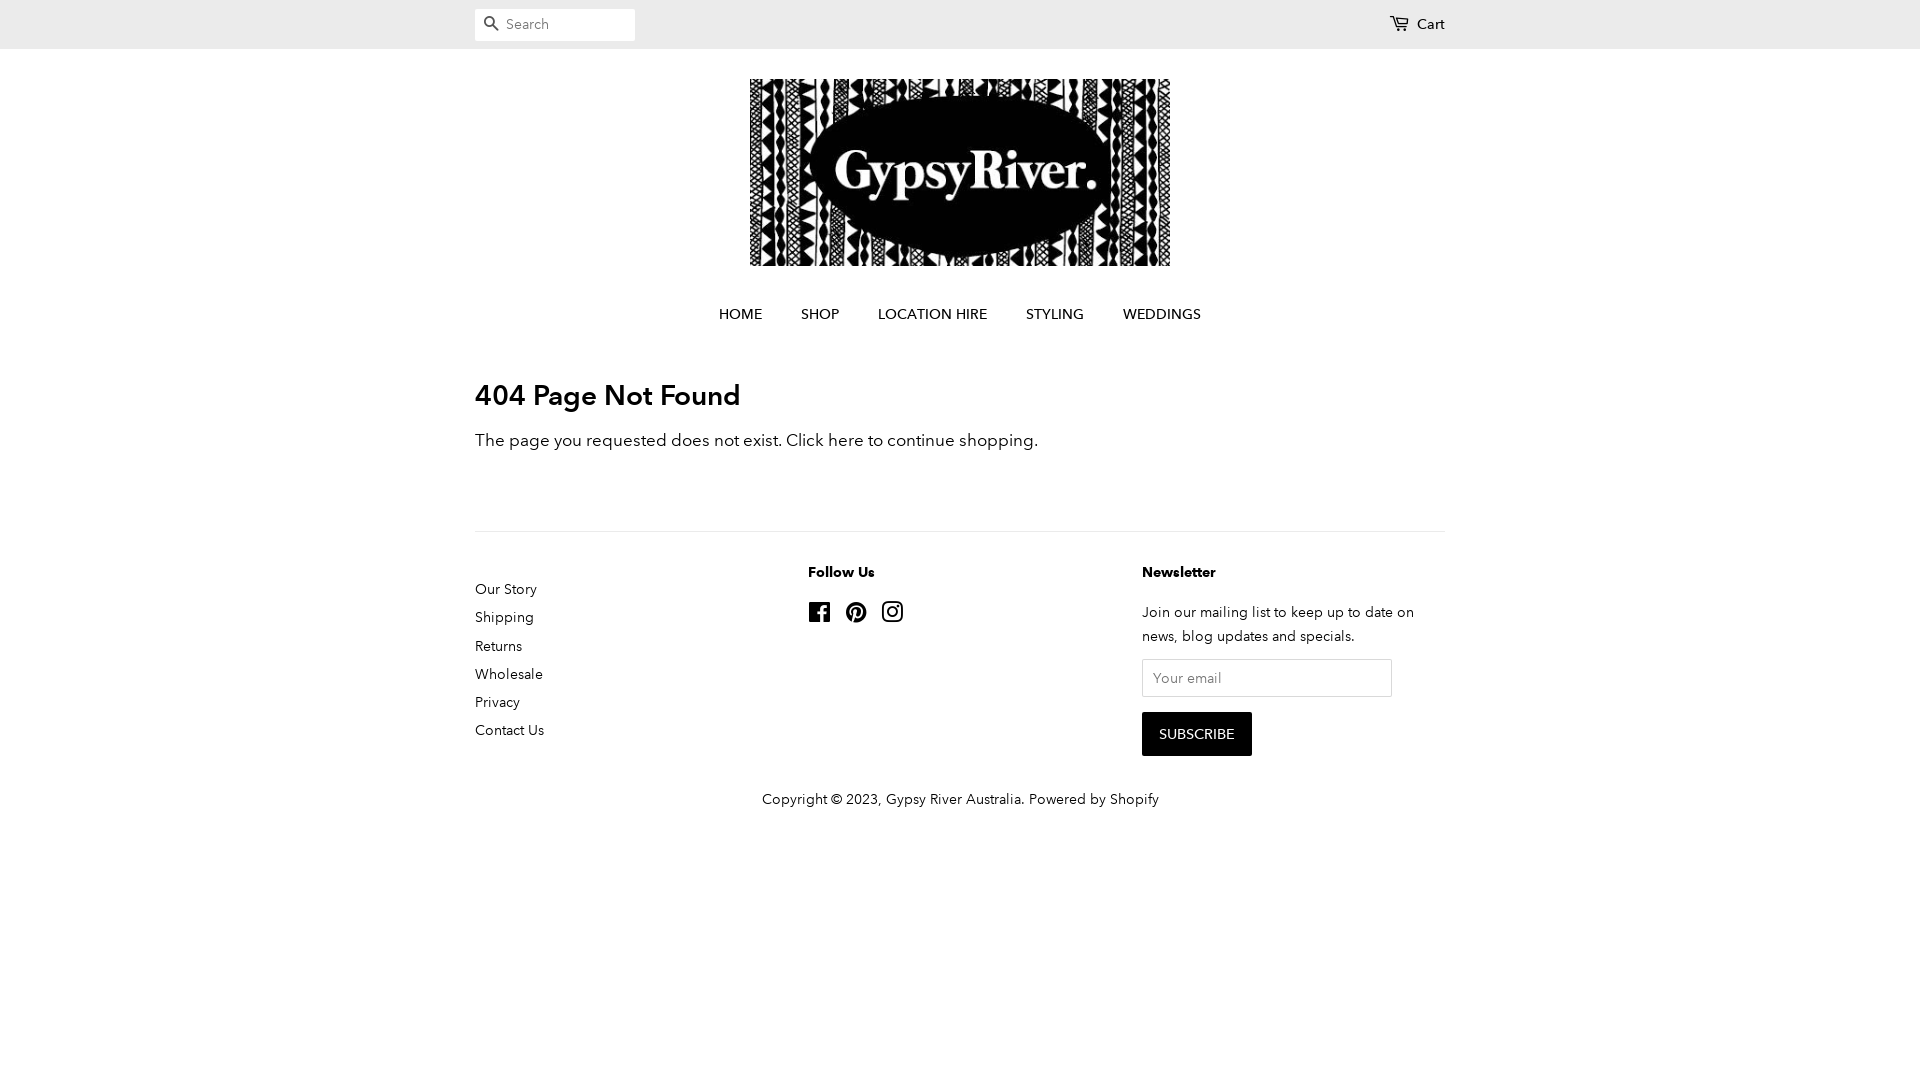  Describe the element at coordinates (845, 439) in the screenshot. I see `'here'` at that location.